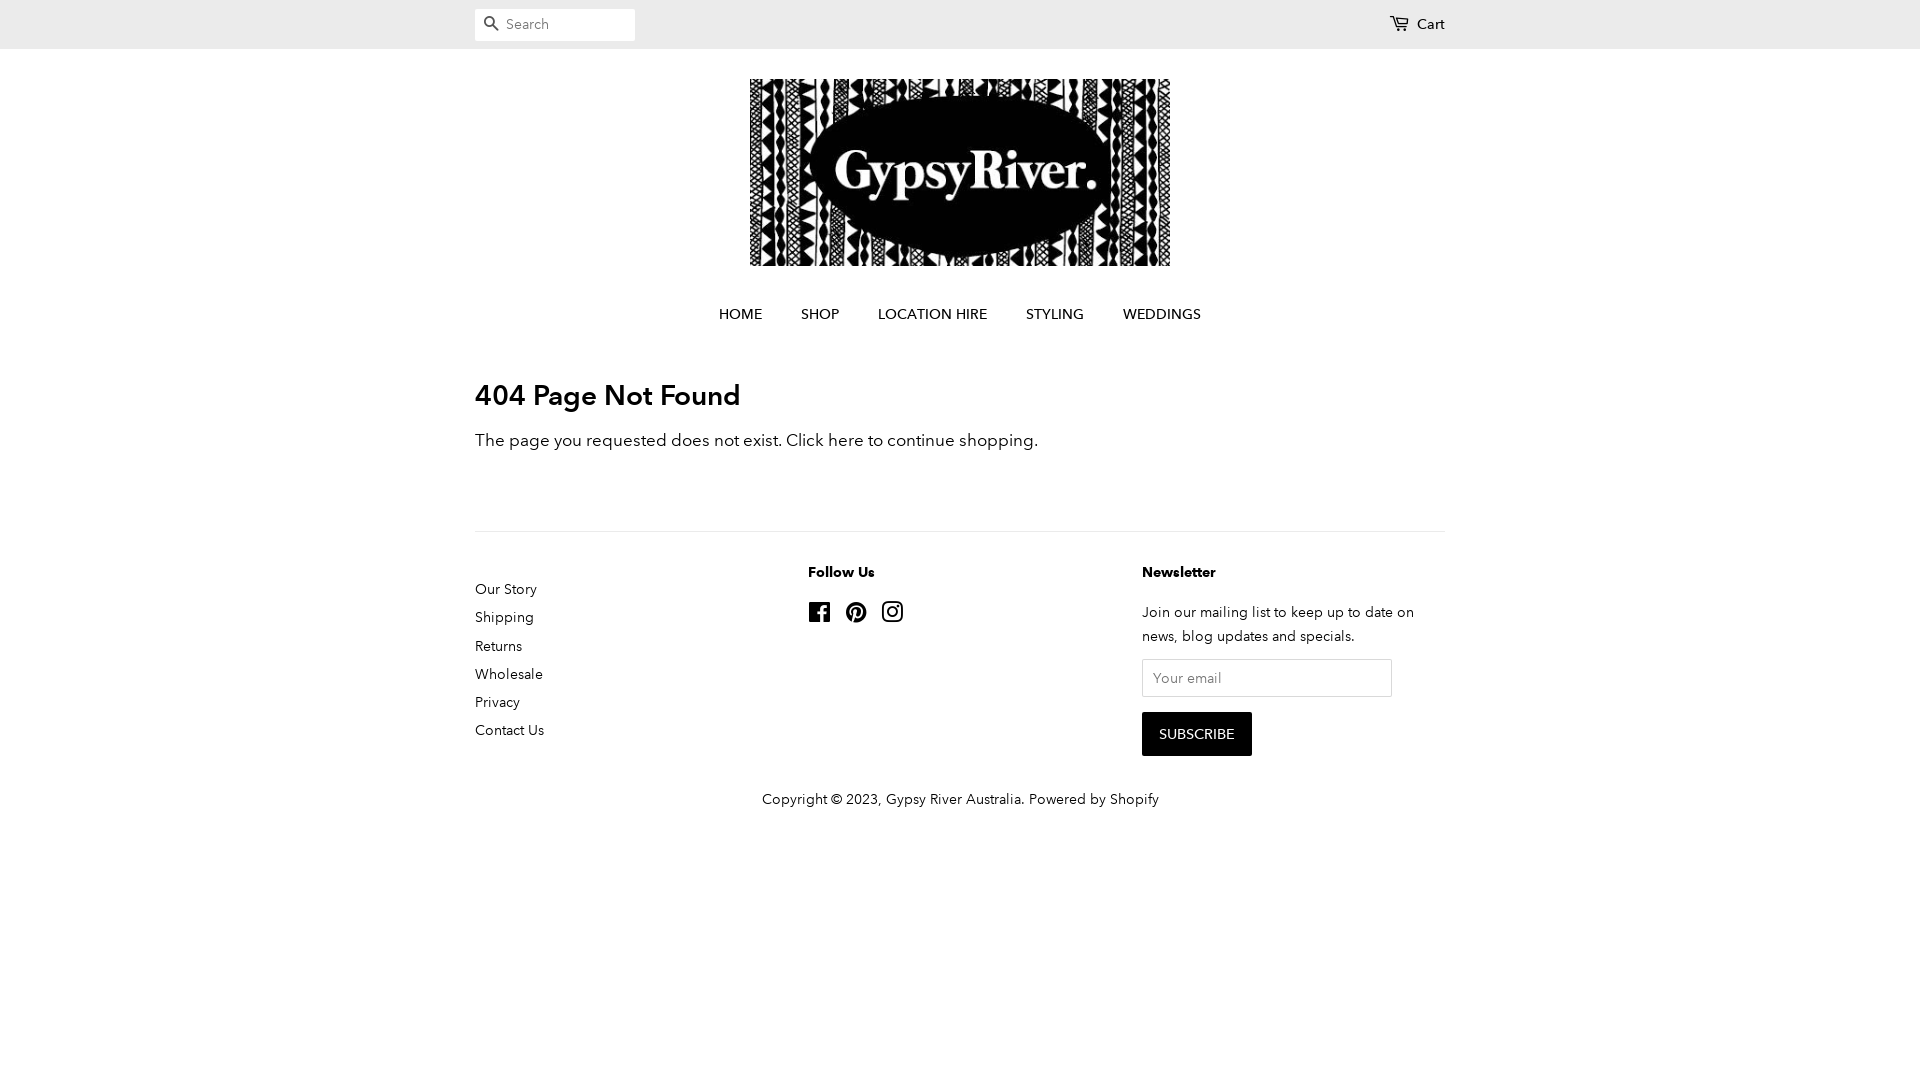  Describe the element at coordinates (845, 439) in the screenshot. I see `'here'` at that location.